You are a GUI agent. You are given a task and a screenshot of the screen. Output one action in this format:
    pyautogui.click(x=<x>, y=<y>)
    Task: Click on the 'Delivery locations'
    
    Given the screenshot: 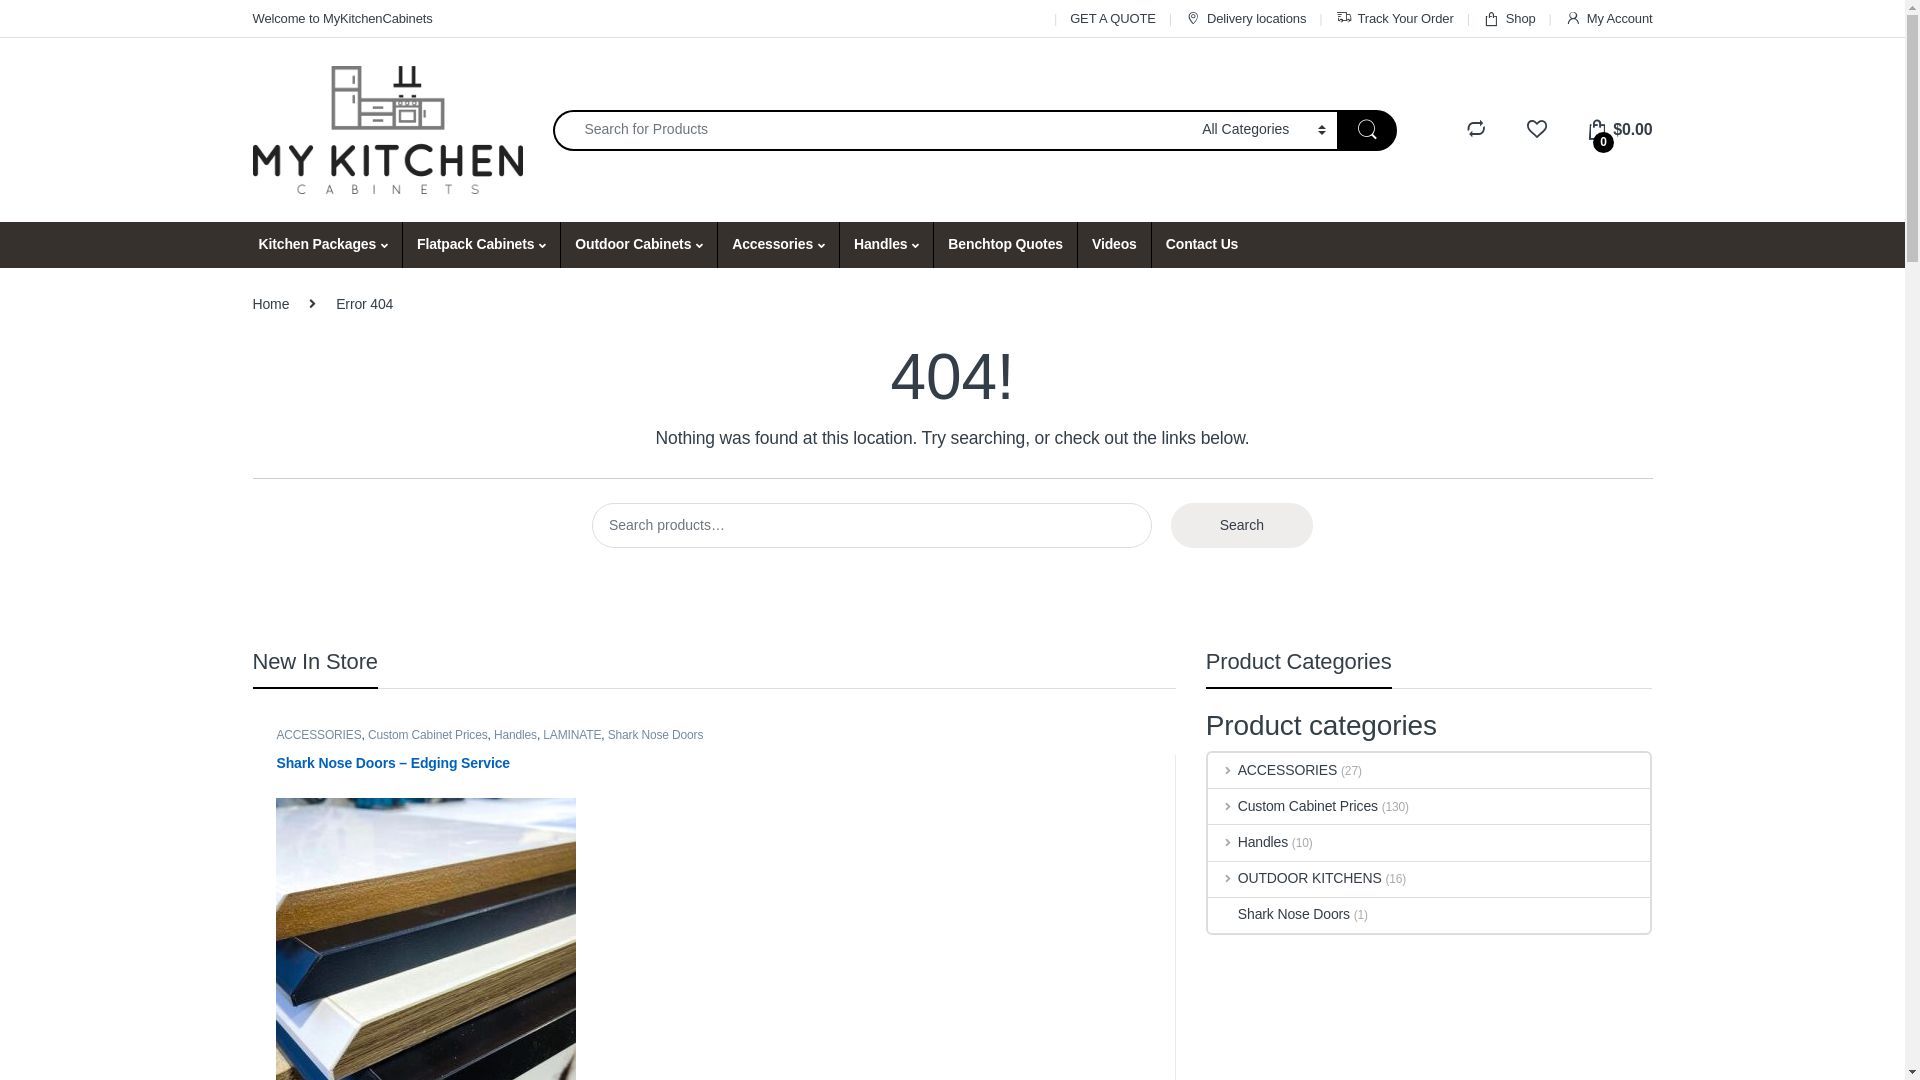 What is the action you would take?
    pyautogui.click(x=1185, y=18)
    